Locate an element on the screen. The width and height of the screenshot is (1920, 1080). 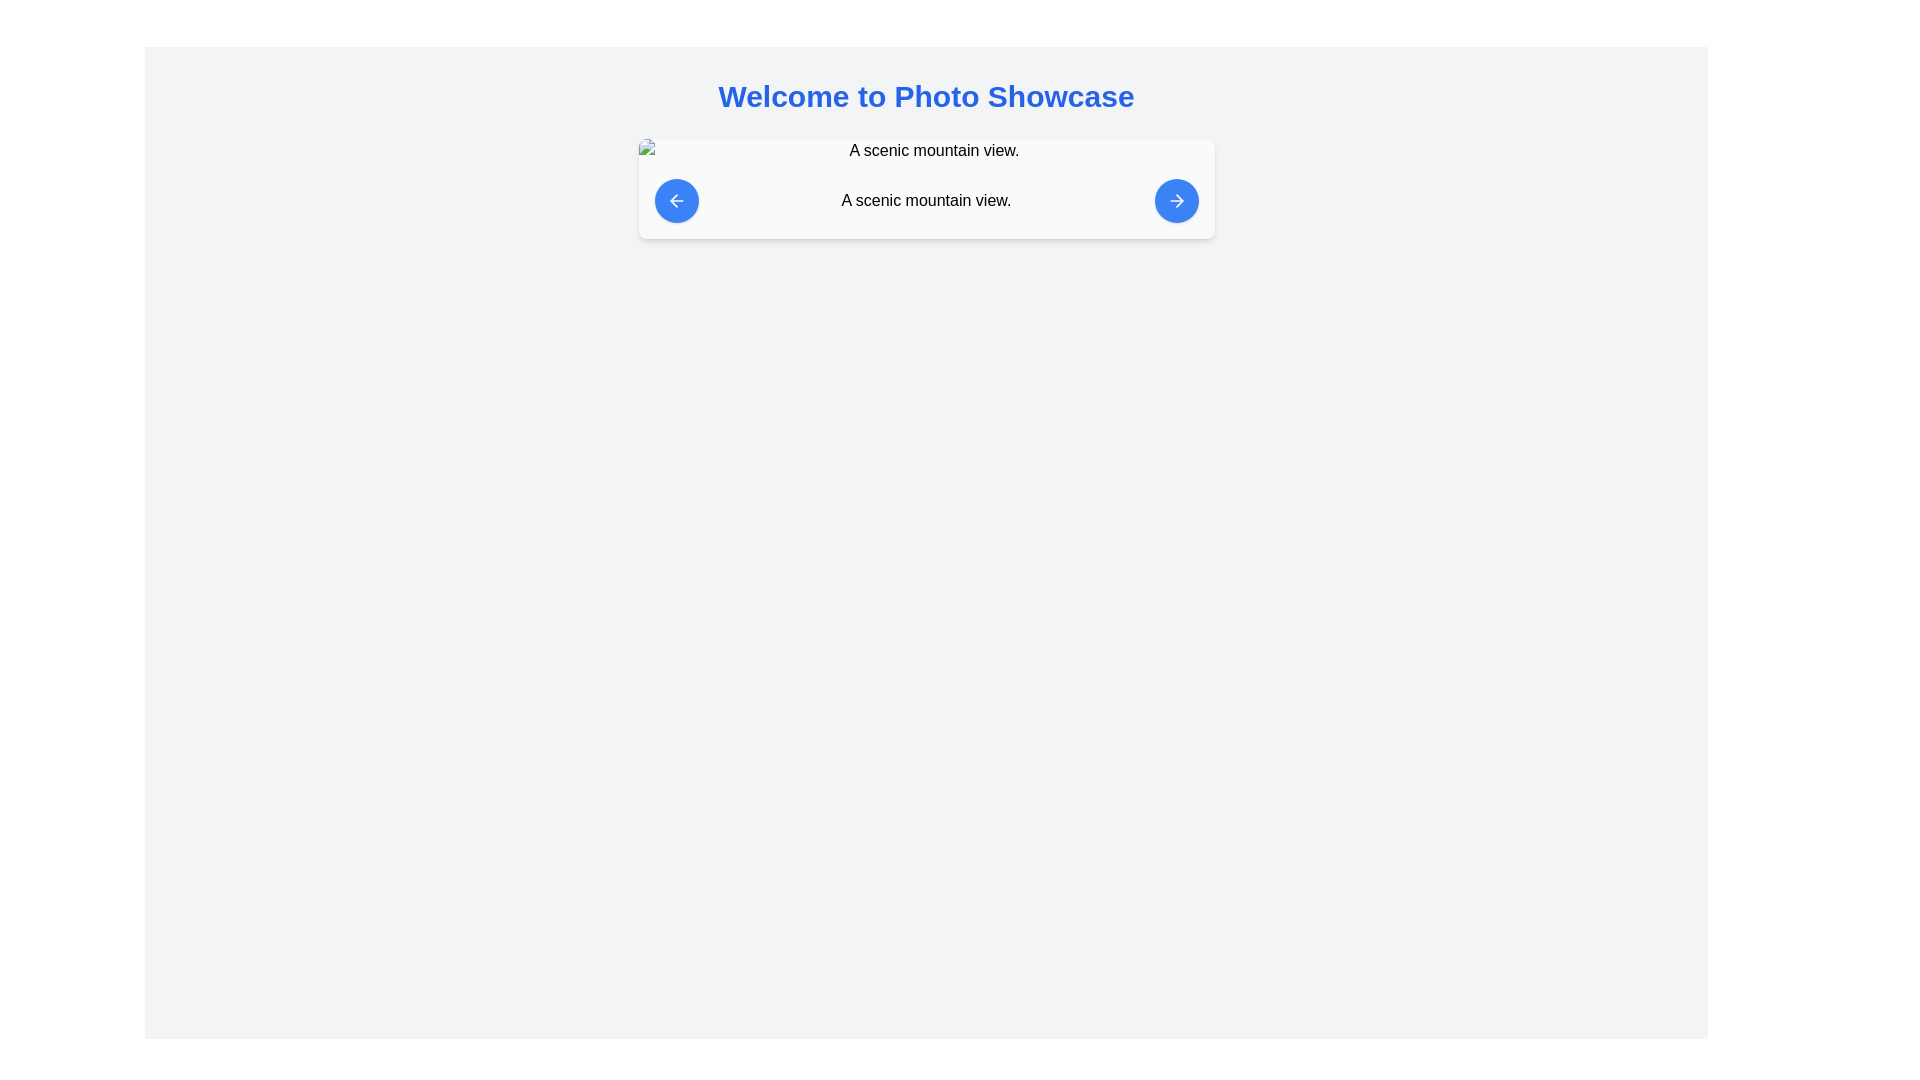
the circular button containing the arrow icon is located at coordinates (676, 200).